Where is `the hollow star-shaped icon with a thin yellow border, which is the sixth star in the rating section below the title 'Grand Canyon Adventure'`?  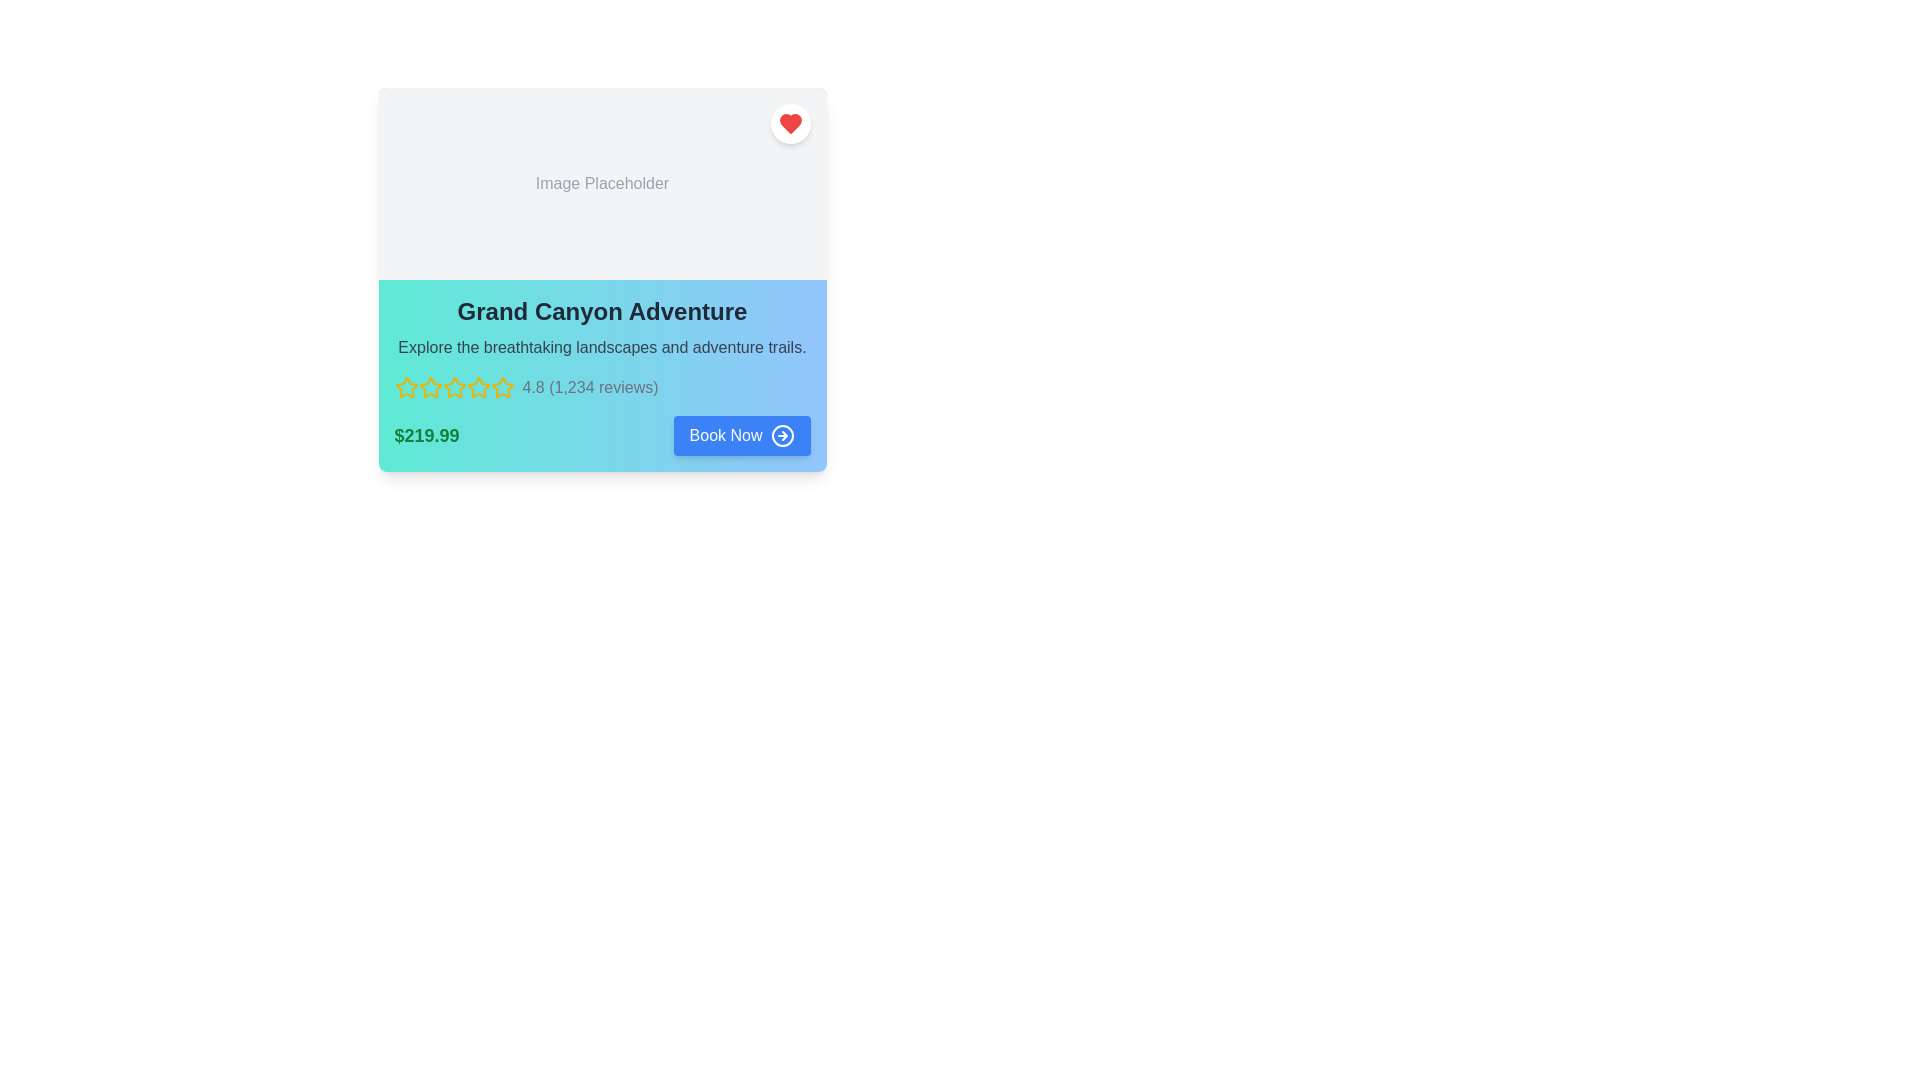
the hollow star-shaped icon with a thin yellow border, which is the sixth star in the rating section below the title 'Grand Canyon Adventure' is located at coordinates (477, 388).